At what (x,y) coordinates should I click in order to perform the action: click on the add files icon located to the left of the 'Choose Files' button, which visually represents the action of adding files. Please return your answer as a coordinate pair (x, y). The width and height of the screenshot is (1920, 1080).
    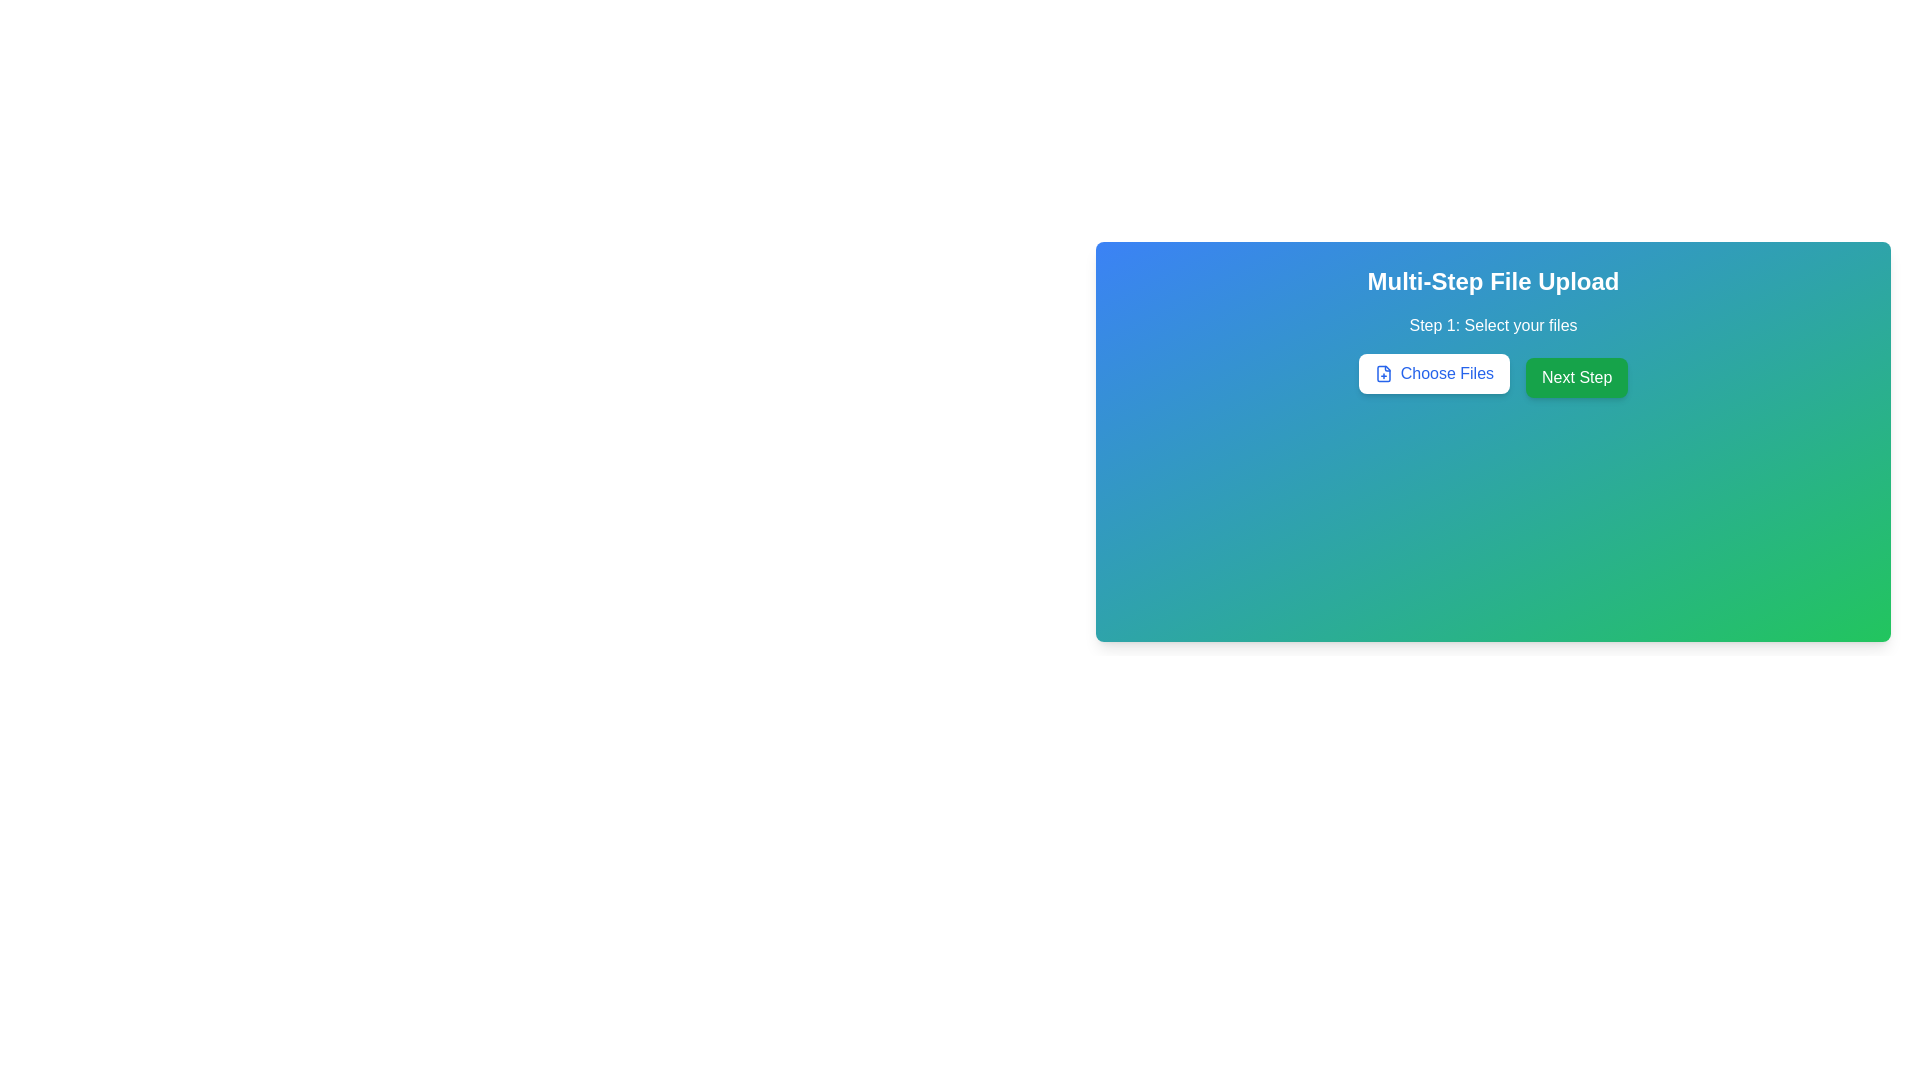
    Looking at the image, I should click on (1382, 374).